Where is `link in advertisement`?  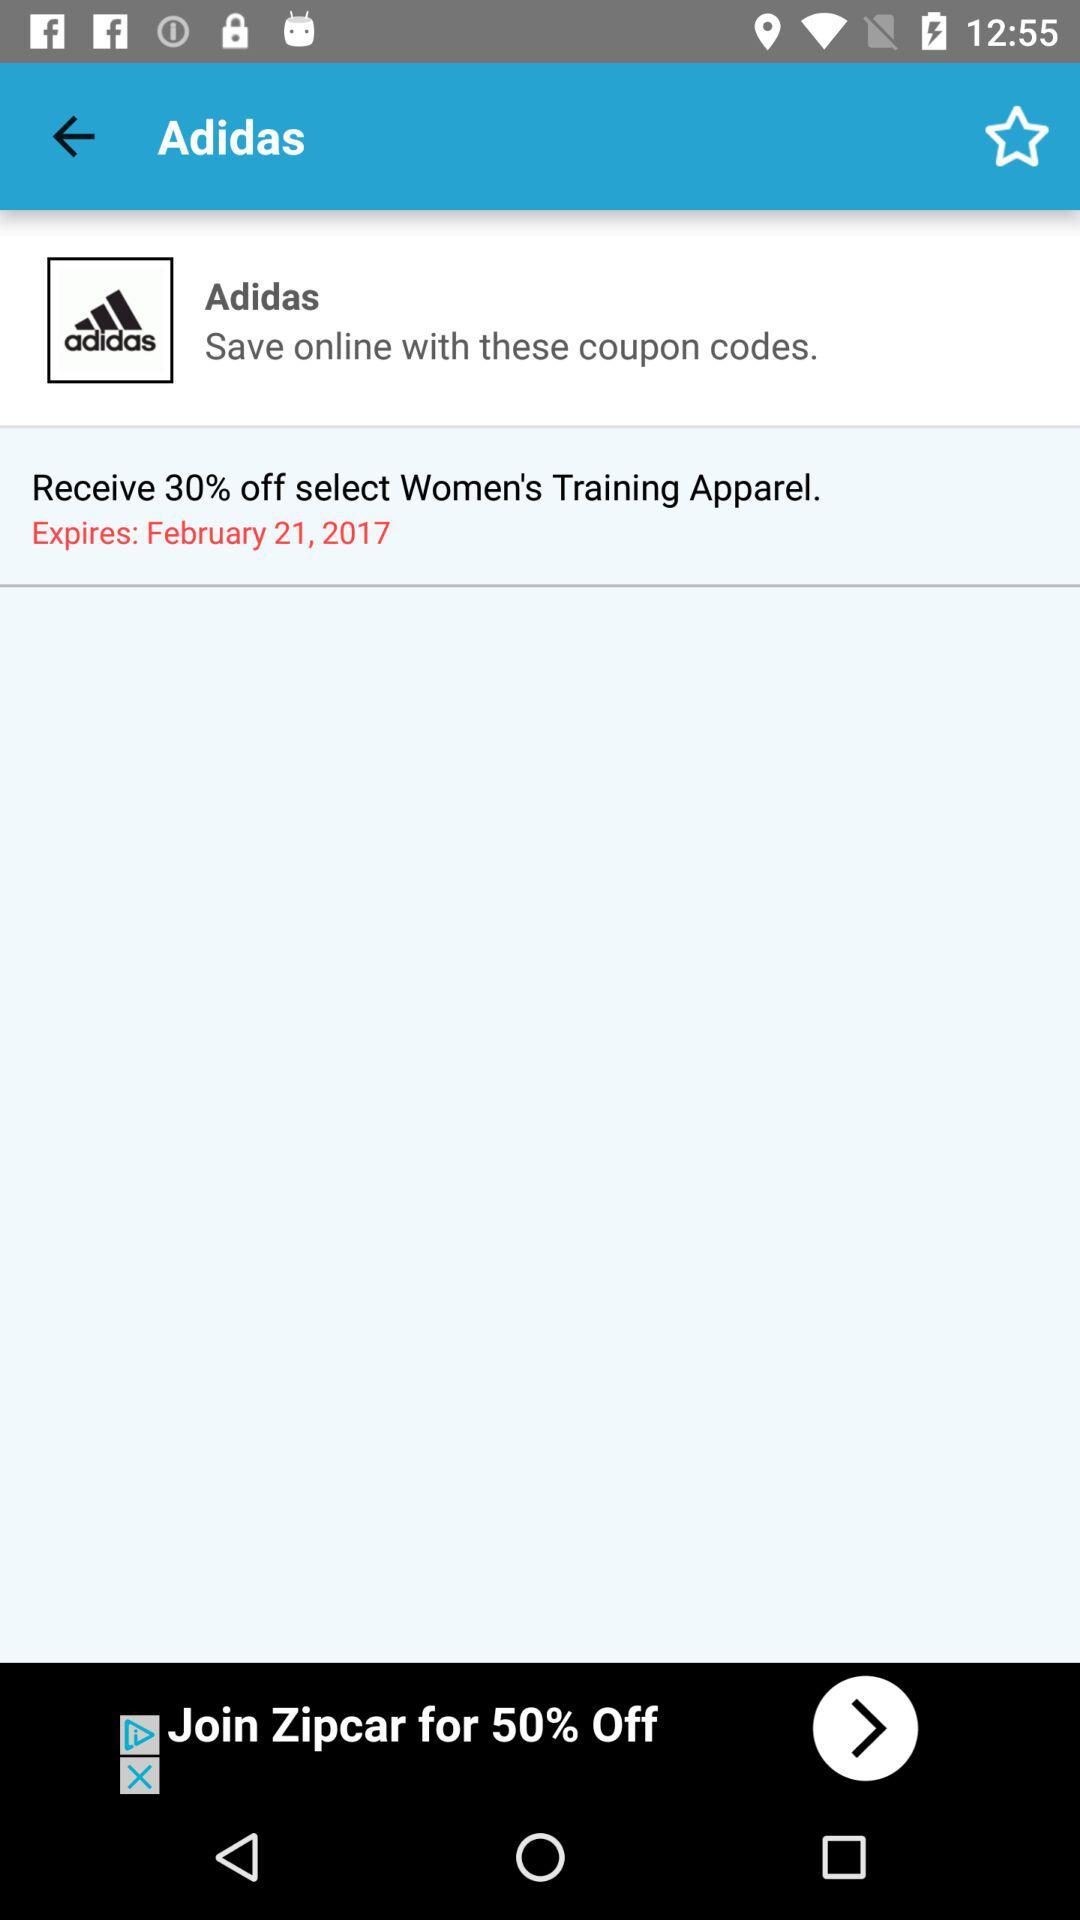 link in advertisement is located at coordinates (540, 1727).